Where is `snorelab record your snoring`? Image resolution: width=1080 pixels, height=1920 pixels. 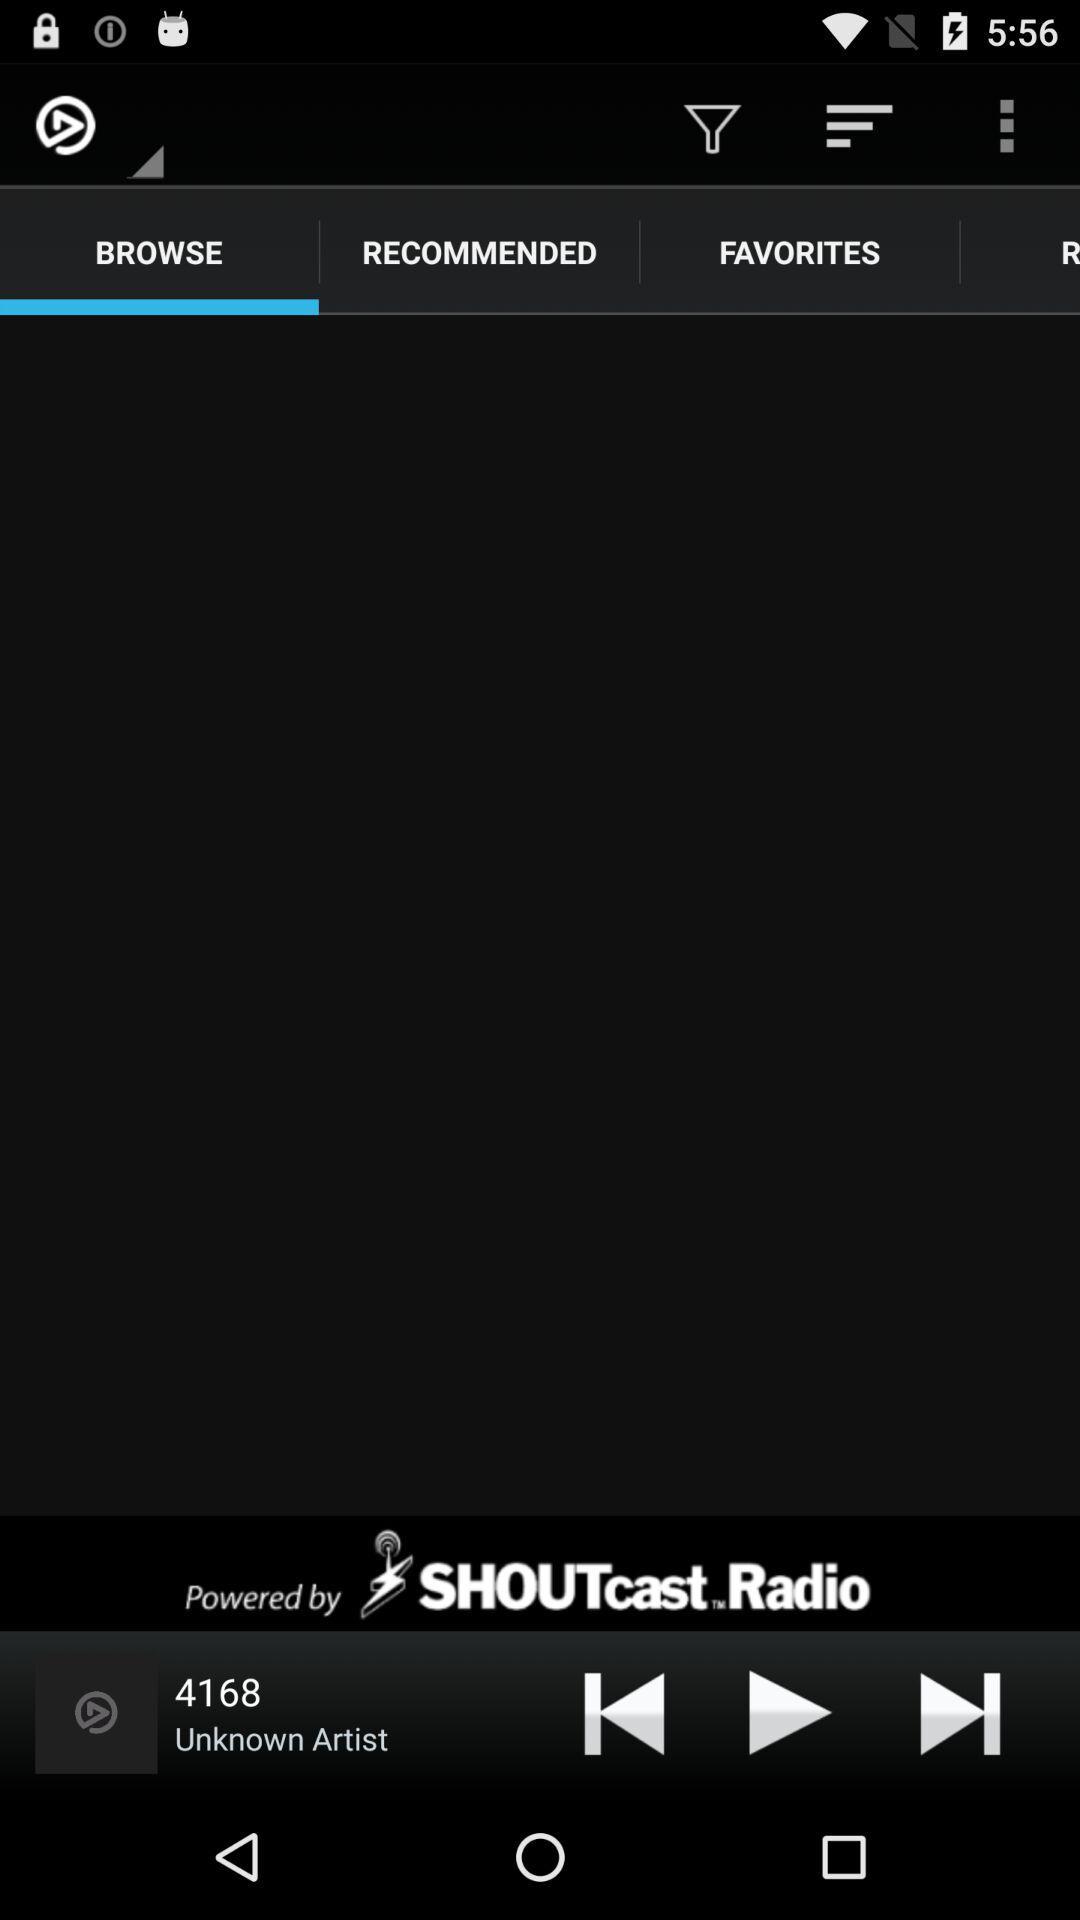
snorelab record your snoring is located at coordinates (540, 914).